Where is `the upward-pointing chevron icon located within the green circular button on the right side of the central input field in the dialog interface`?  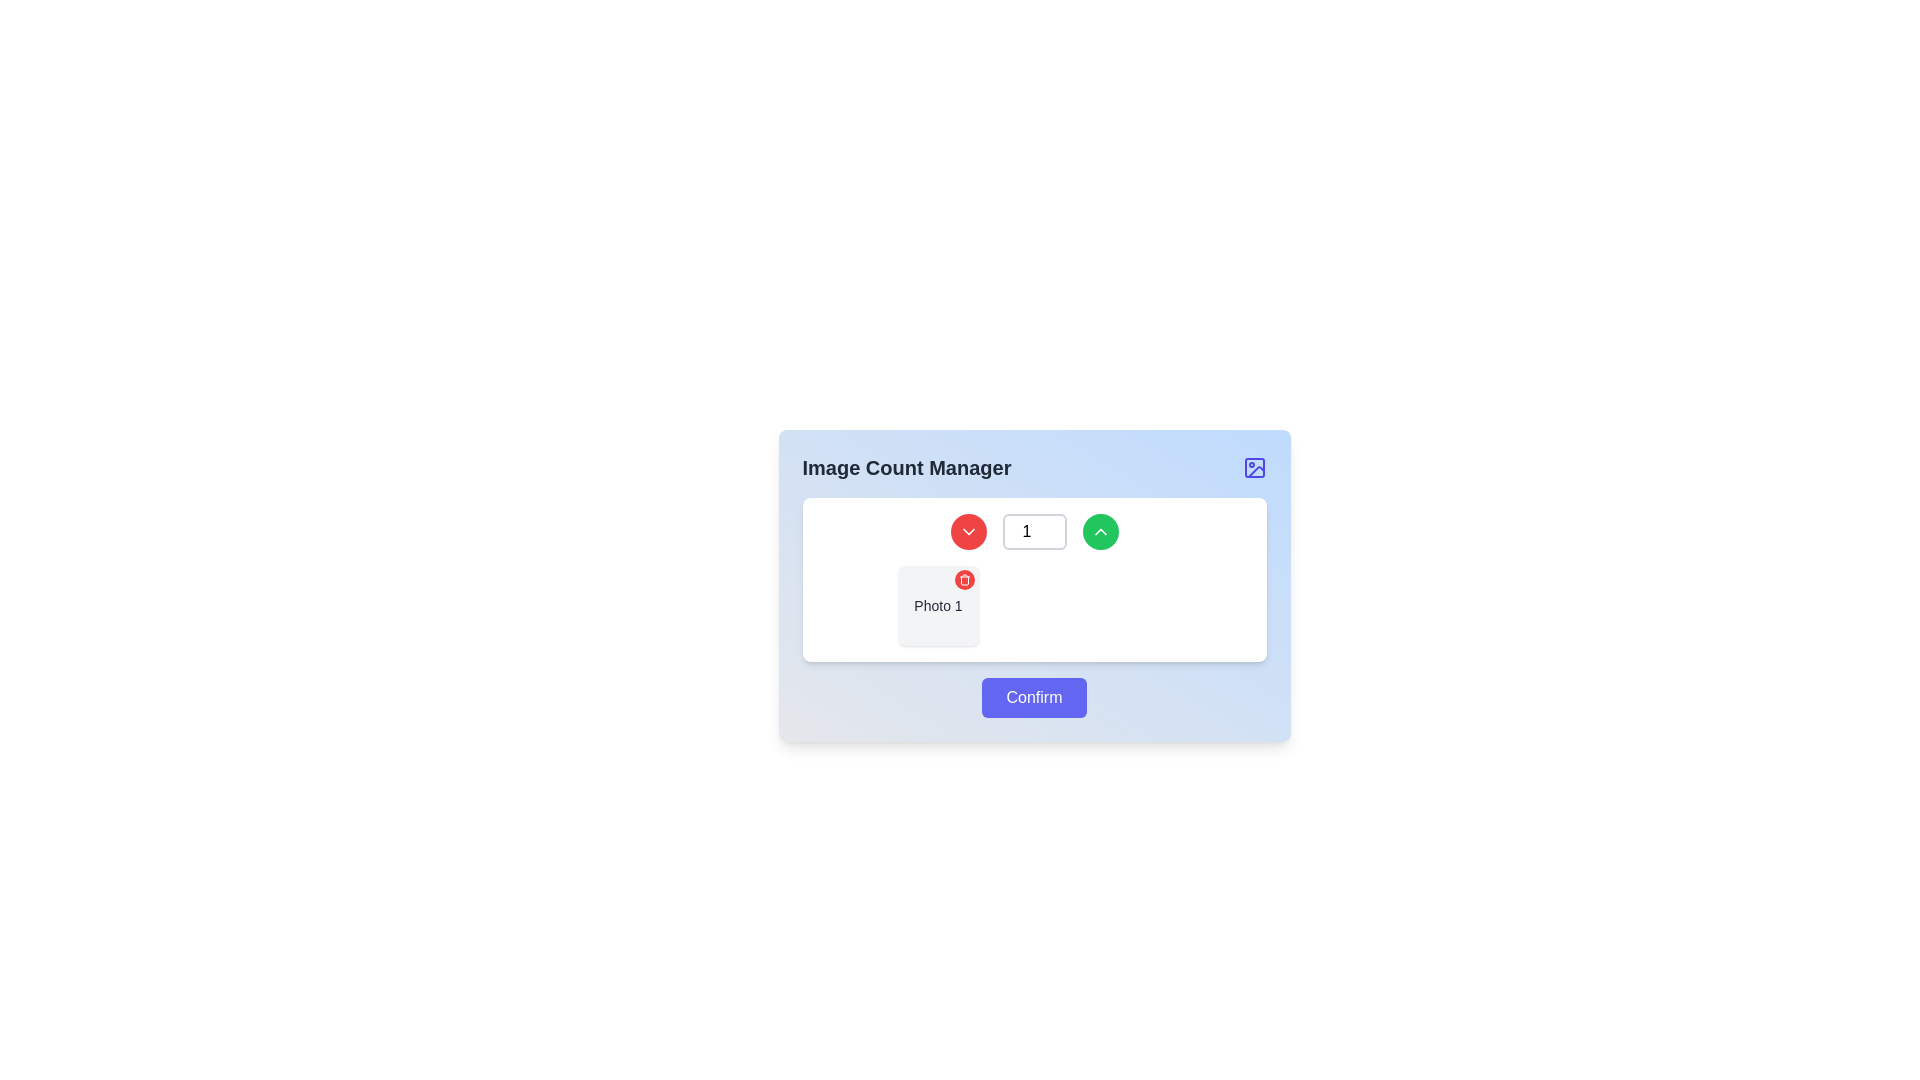 the upward-pointing chevron icon located within the green circular button on the right side of the central input field in the dialog interface is located at coordinates (1099, 531).